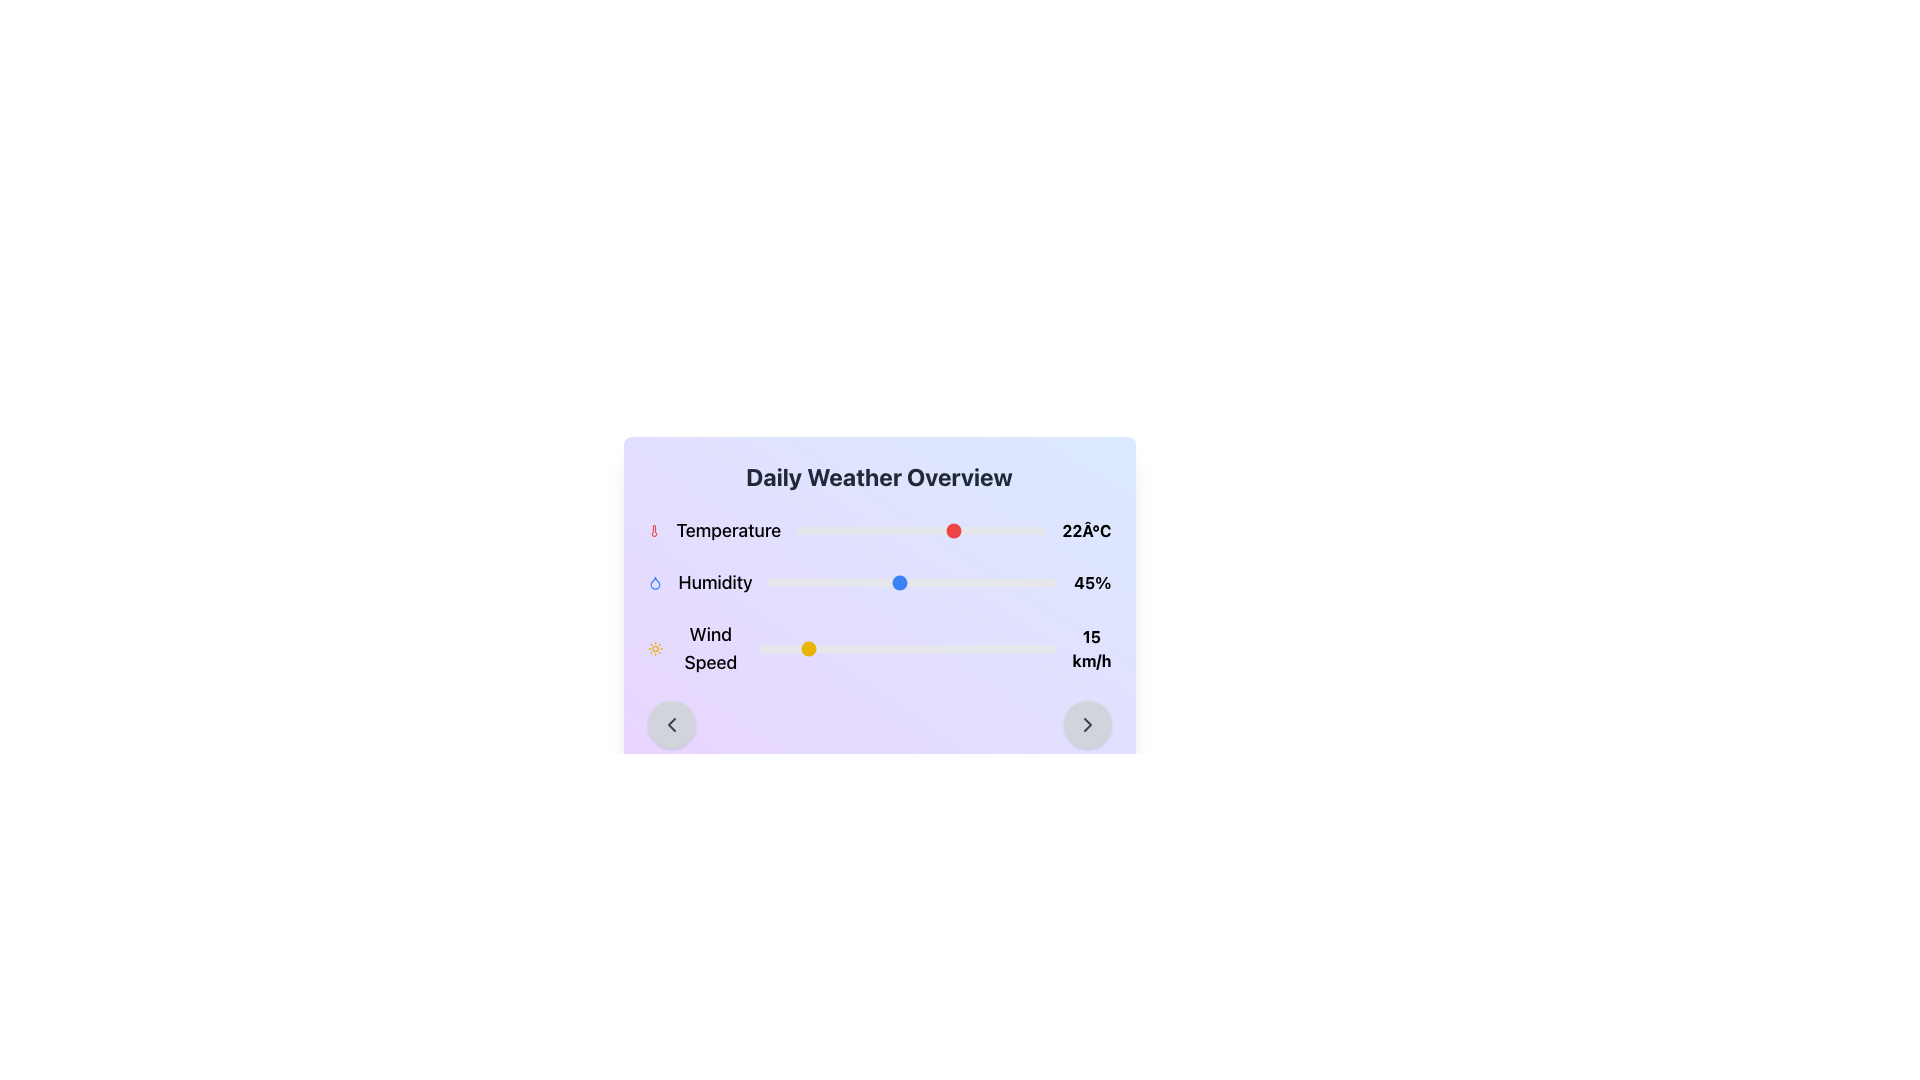 The height and width of the screenshot is (1080, 1920). Describe the element at coordinates (974, 582) in the screenshot. I see `humidity` at that location.